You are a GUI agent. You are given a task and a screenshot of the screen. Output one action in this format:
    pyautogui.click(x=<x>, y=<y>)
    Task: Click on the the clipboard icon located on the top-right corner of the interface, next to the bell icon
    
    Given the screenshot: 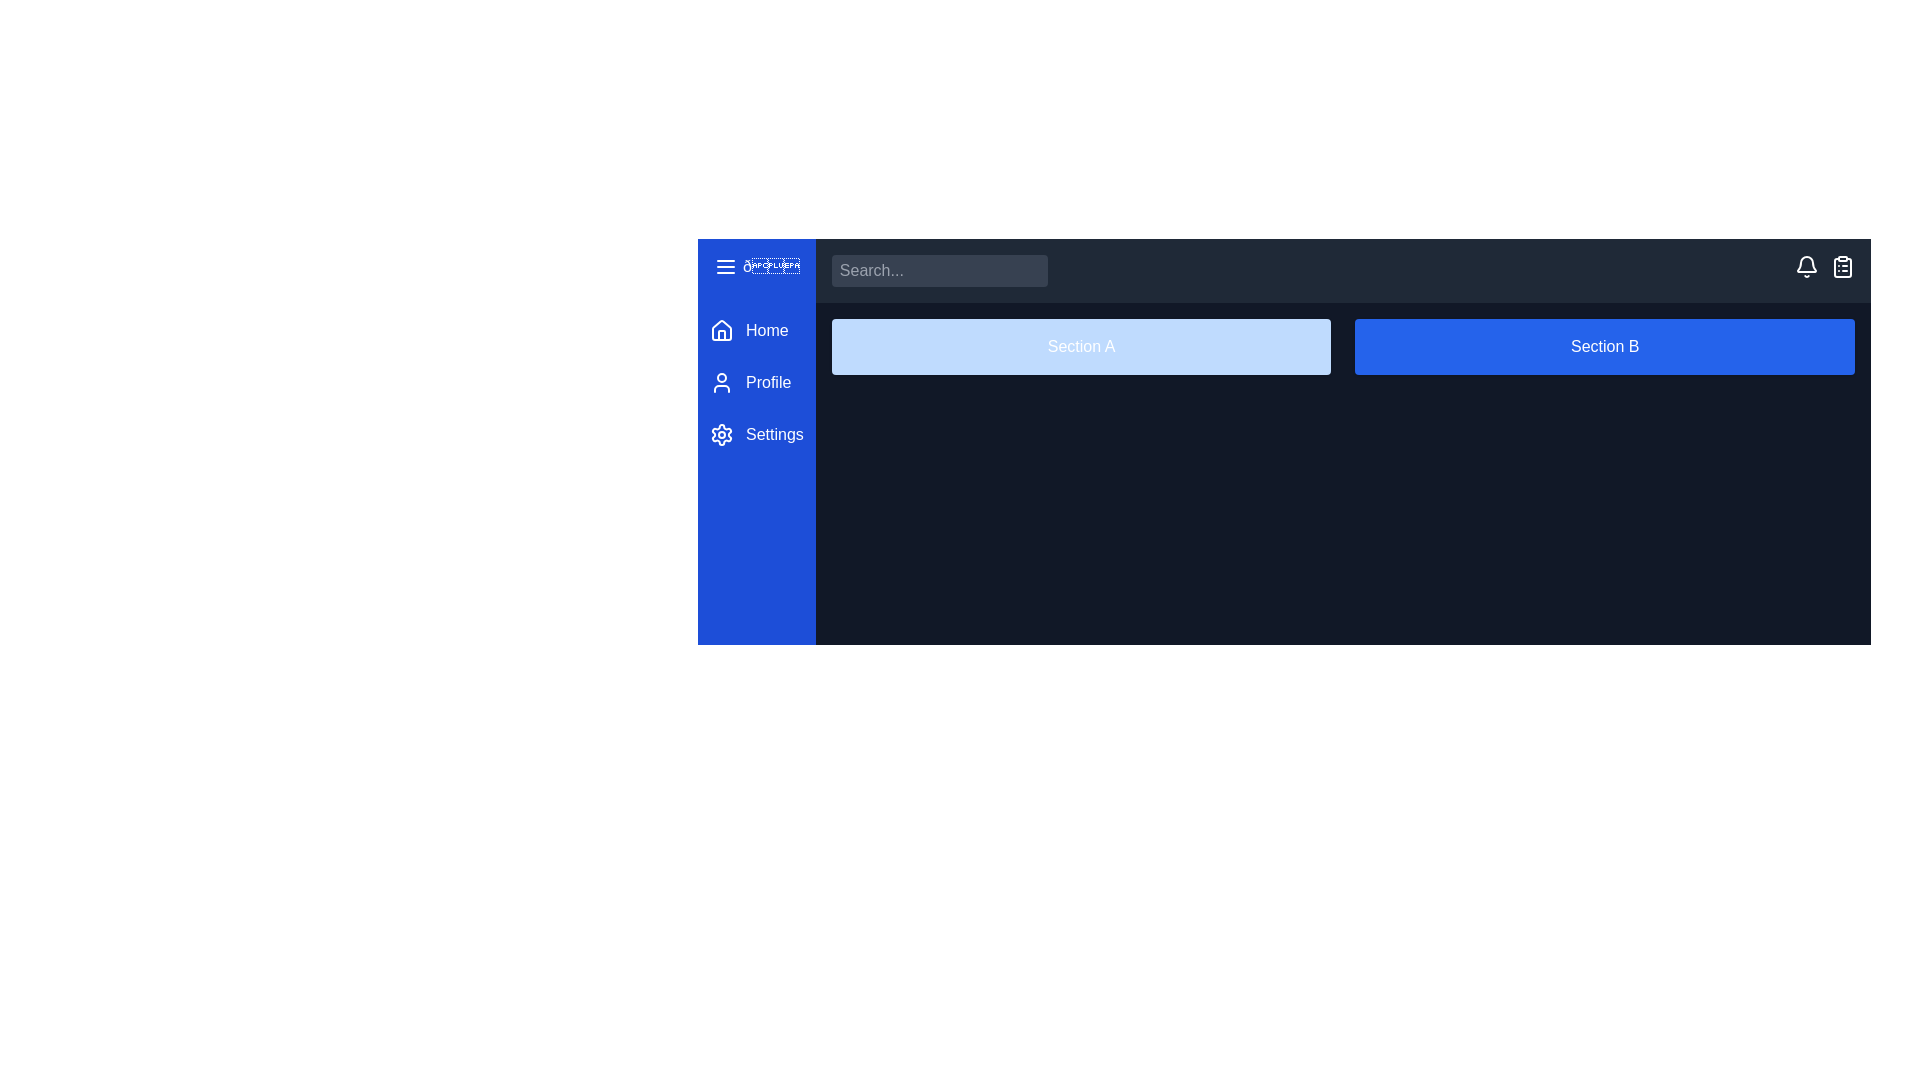 What is the action you would take?
    pyautogui.click(x=1842, y=265)
    